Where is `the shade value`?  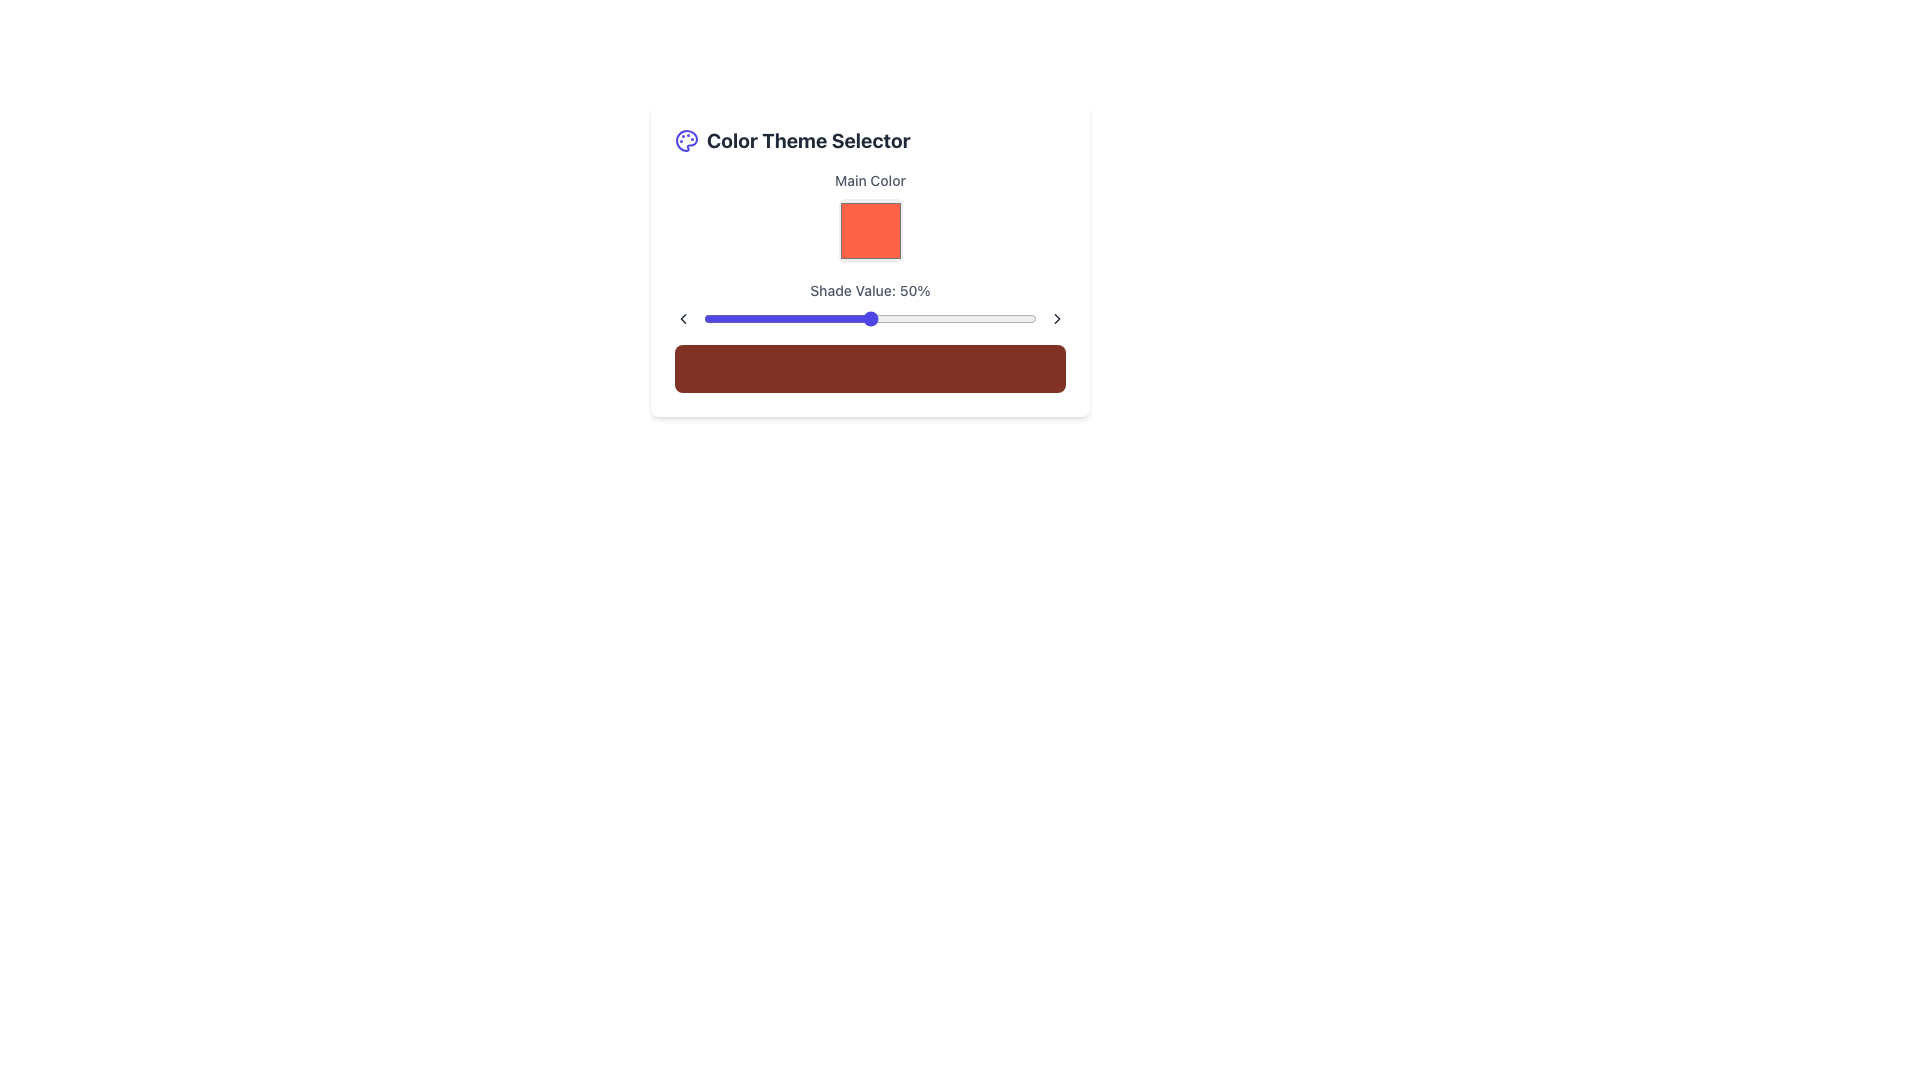
the shade value is located at coordinates (886, 318).